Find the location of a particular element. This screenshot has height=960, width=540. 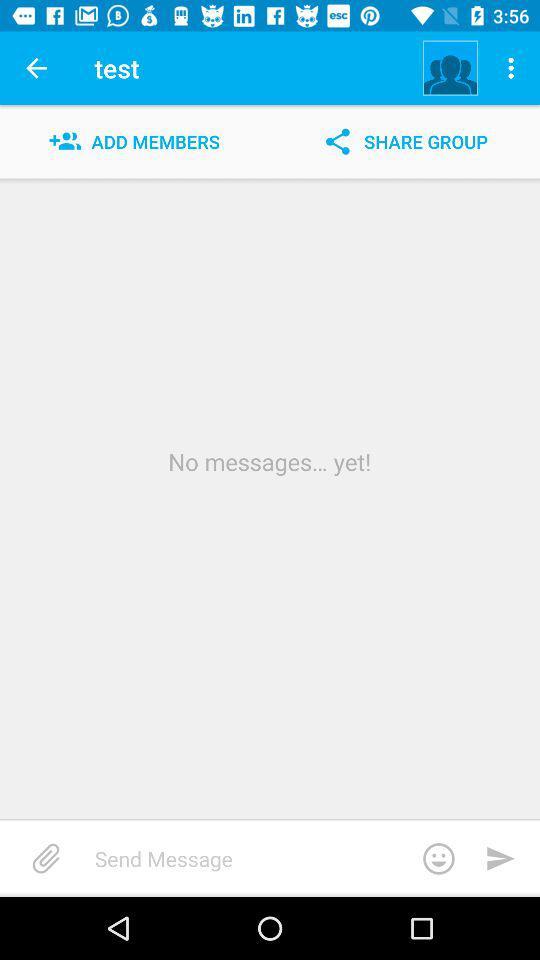

item to the left of test item is located at coordinates (36, 68).